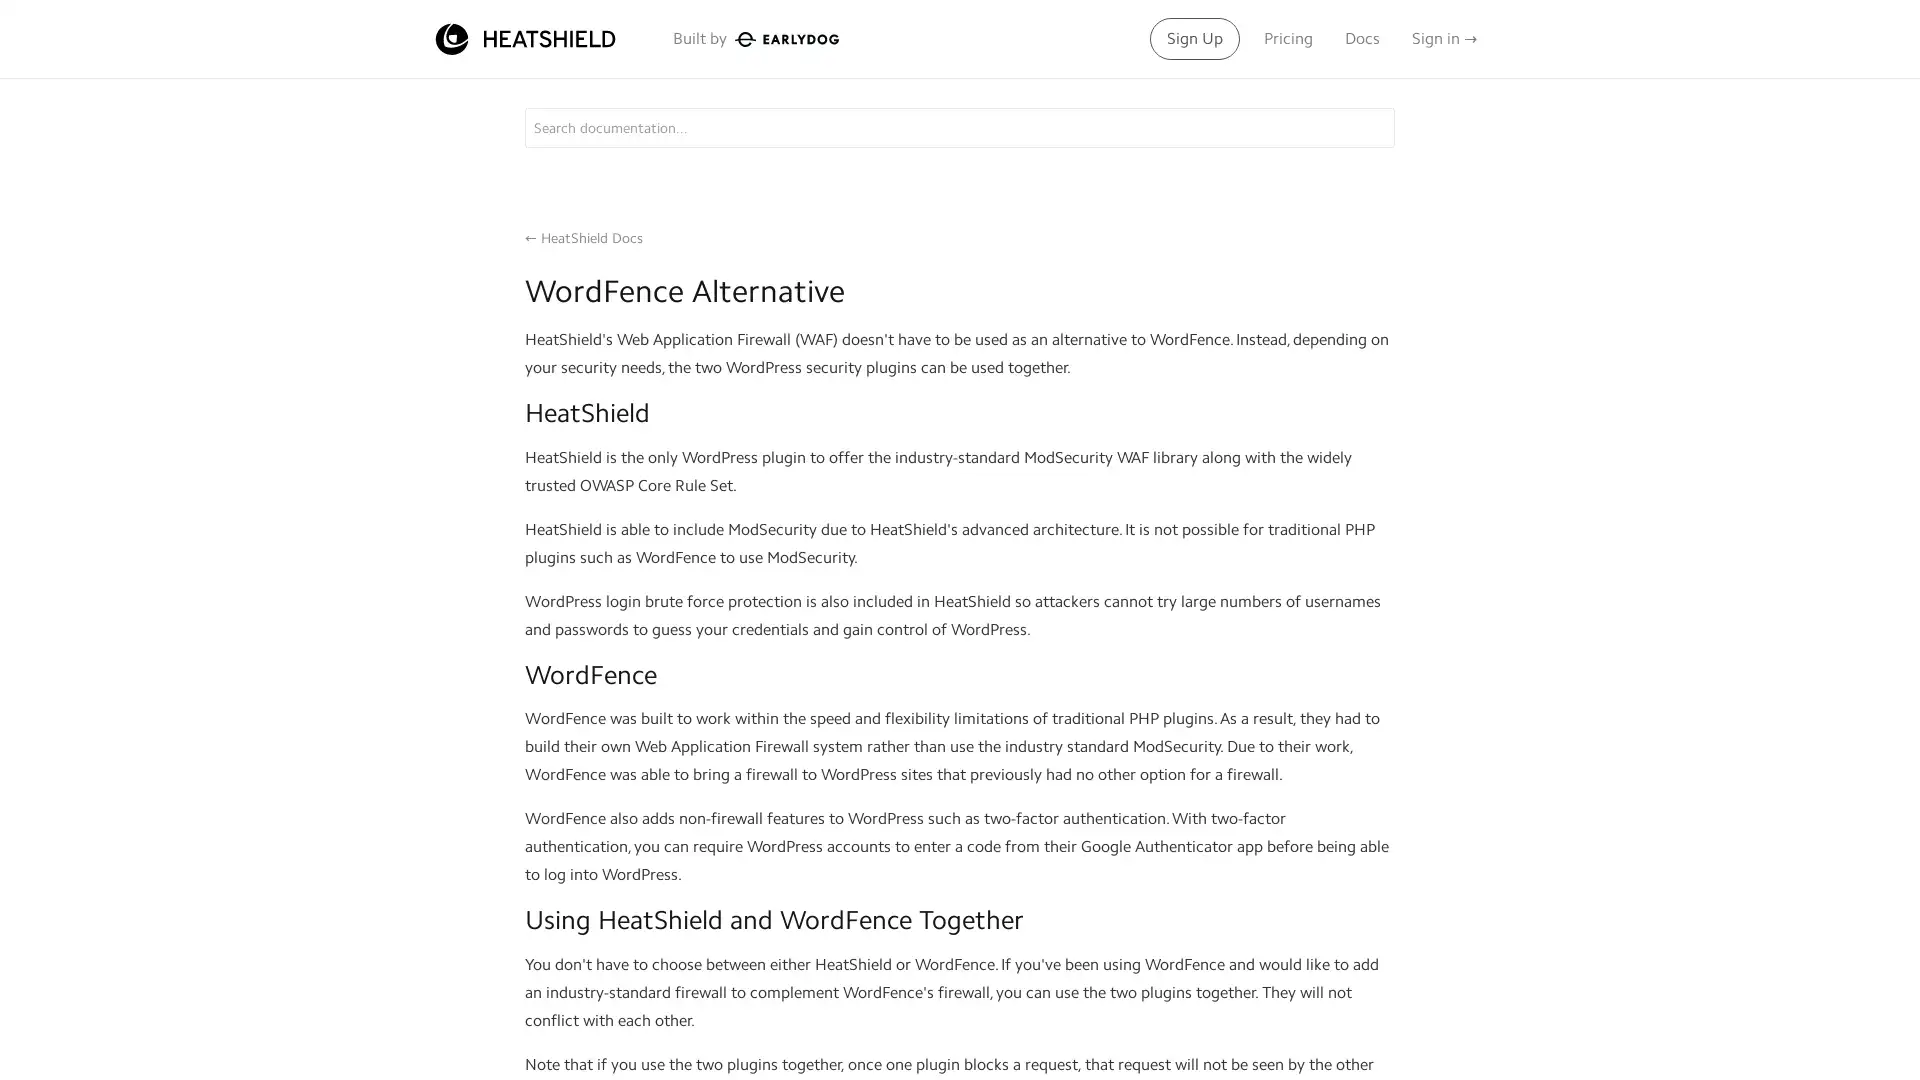 The width and height of the screenshot is (1920, 1080). I want to click on Sign in, so click(1444, 38).